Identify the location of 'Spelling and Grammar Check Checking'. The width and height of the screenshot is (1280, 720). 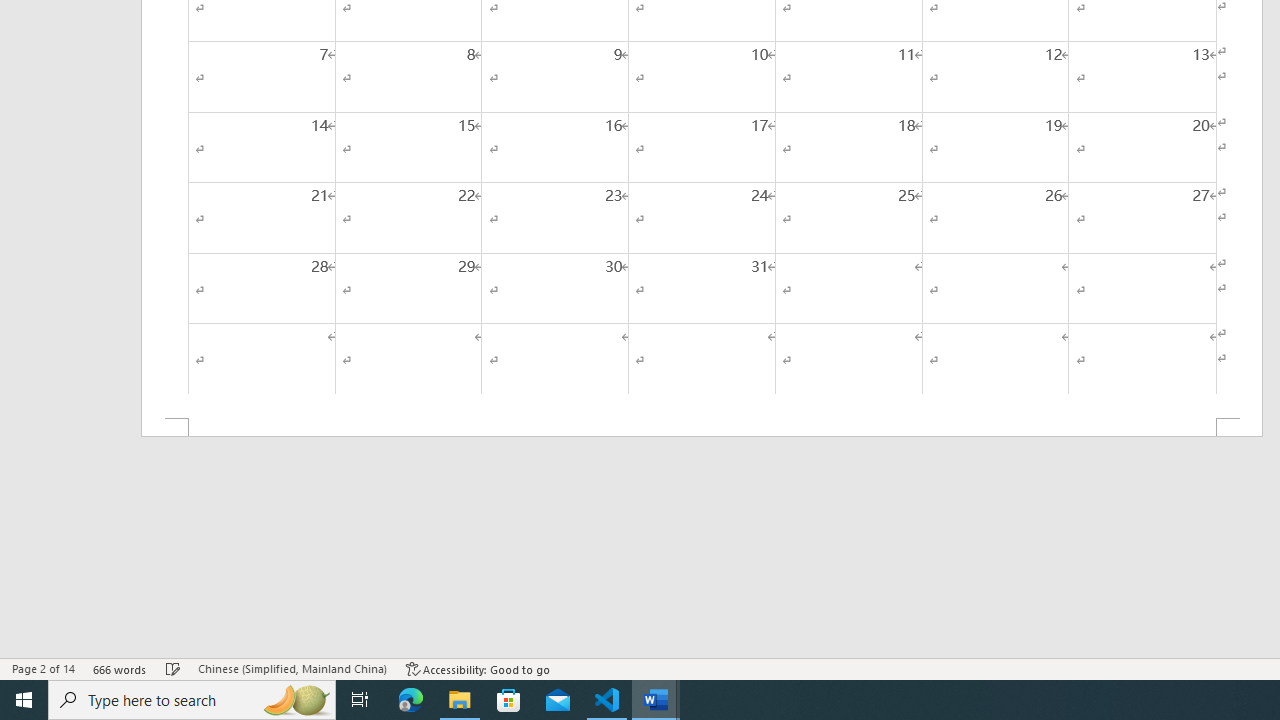
(173, 669).